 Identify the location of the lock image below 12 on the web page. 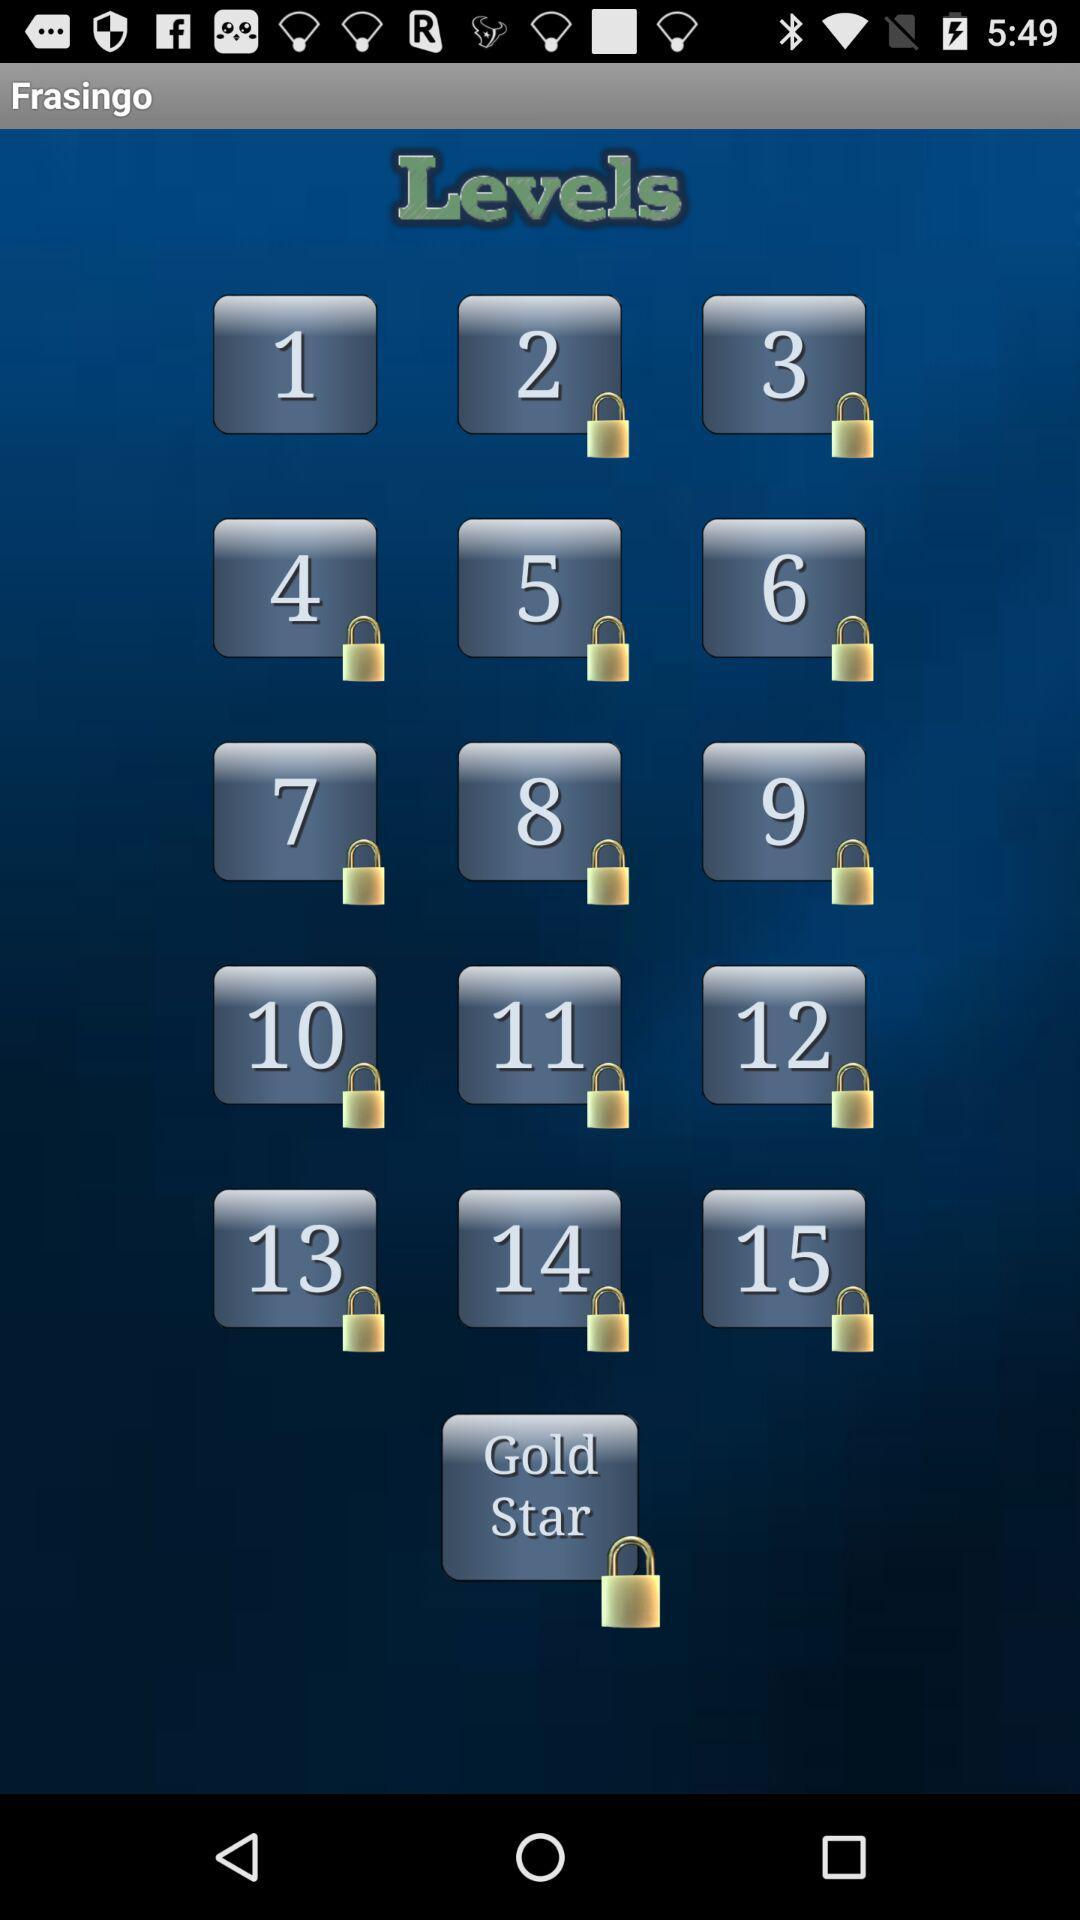
(852, 1094).